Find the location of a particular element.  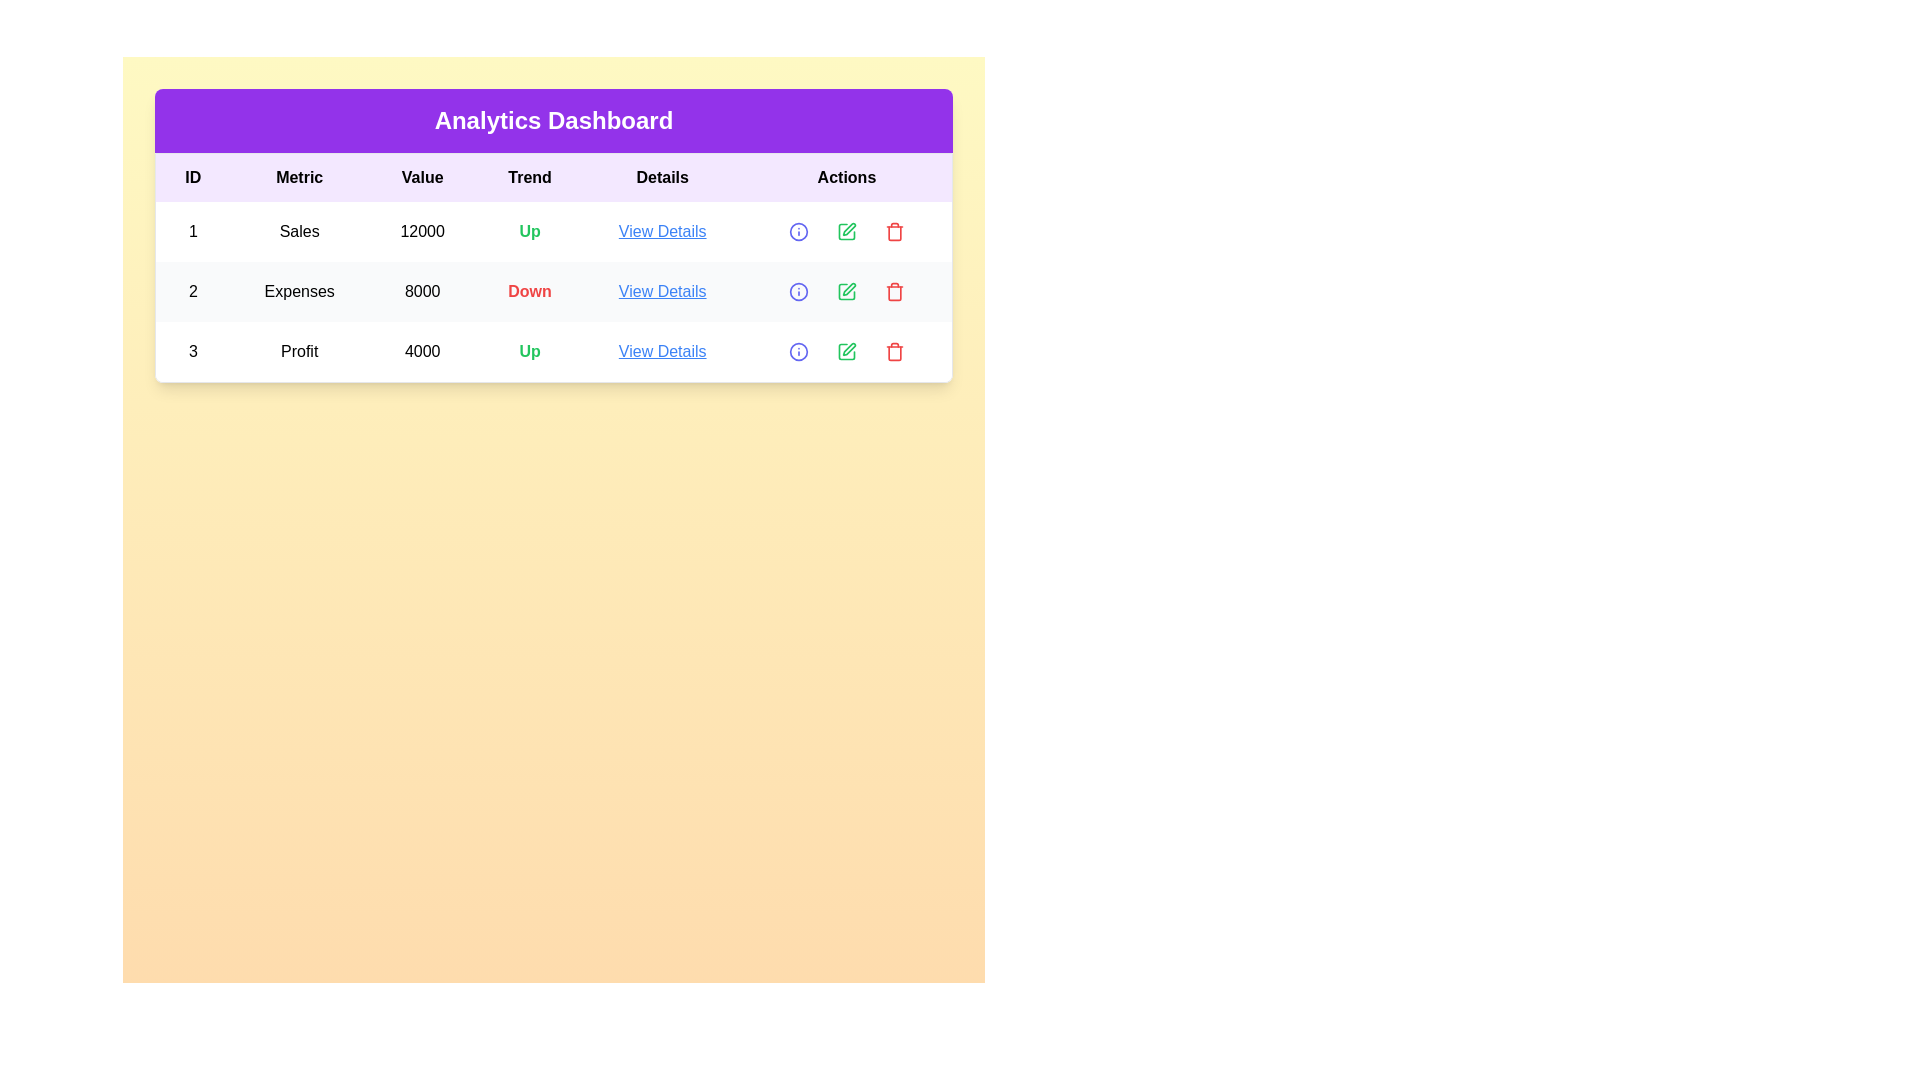

the Edit button icon, represented as a pen symbol within a square frame, located in the Actions column of the table in the third row corresponding to the Profit entry, to initiate editing is located at coordinates (849, 348).